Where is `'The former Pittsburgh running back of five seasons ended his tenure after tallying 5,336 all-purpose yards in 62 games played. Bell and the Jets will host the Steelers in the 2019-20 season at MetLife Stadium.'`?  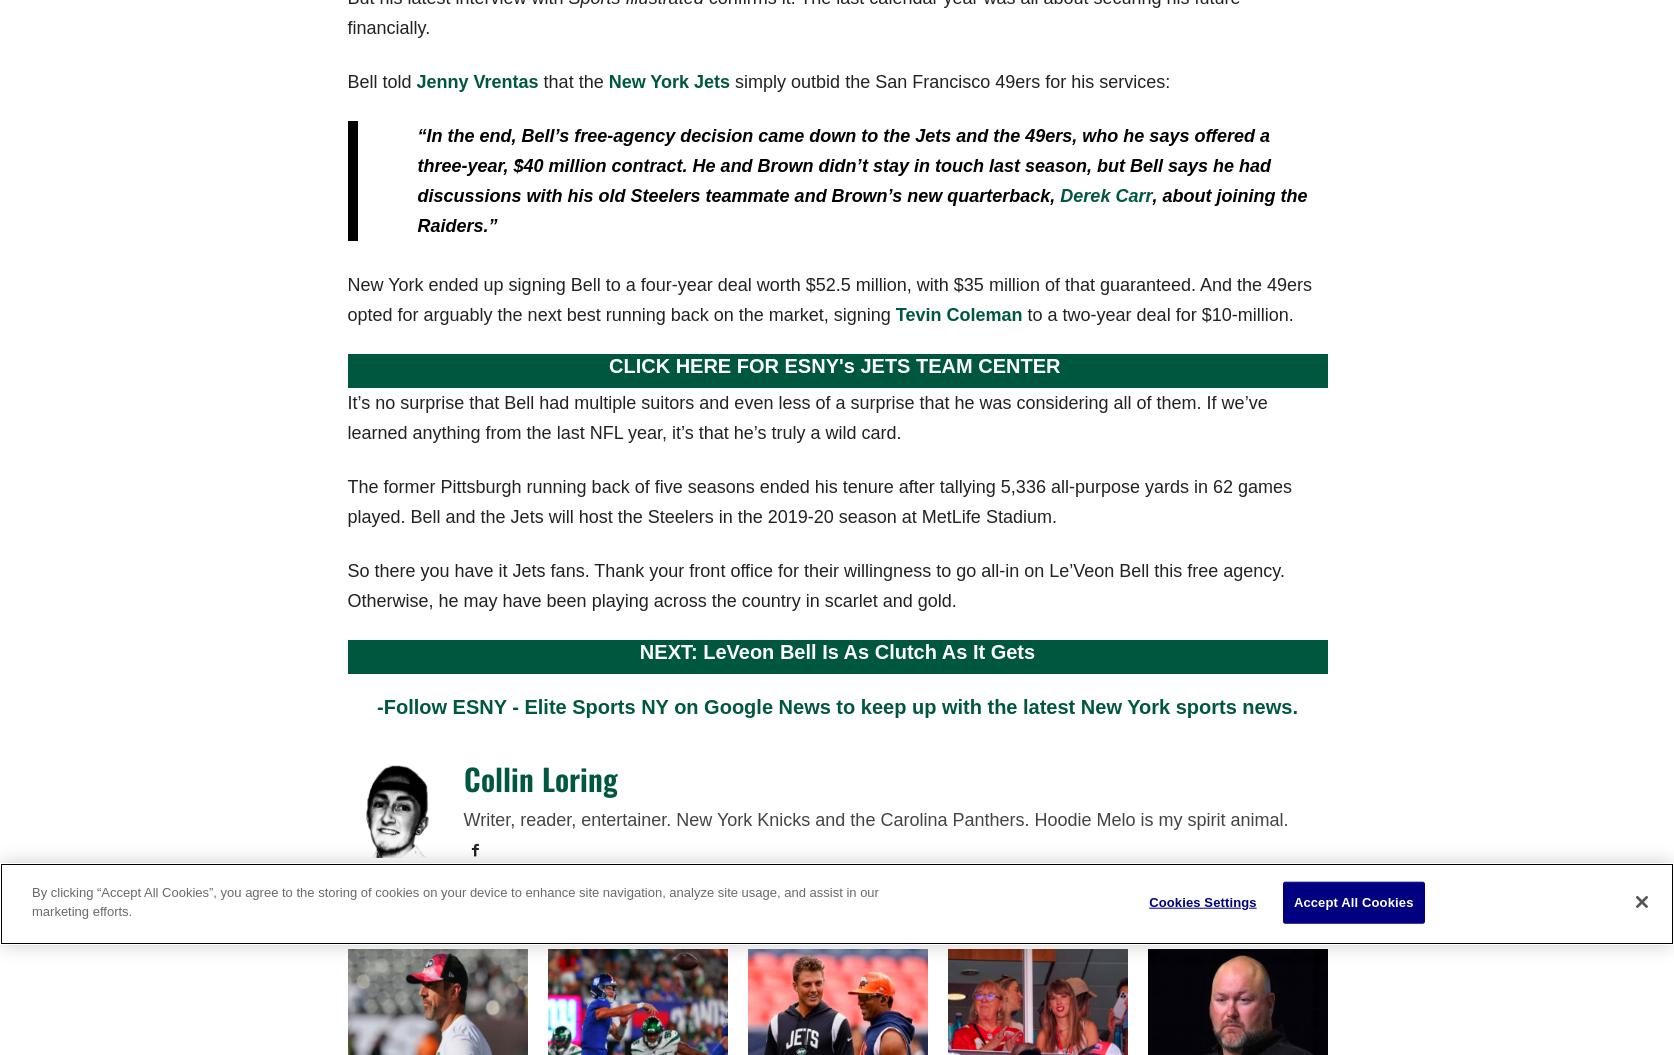
'The former Pittsburgh running back of five seasons ended his tenure after tallying 5,336 all-purpose yards in 62 games played. Bell and the Jets will host the Steelers in the 2019-20 season at MetLife Stadium.' is located at coordinates (818, 501).